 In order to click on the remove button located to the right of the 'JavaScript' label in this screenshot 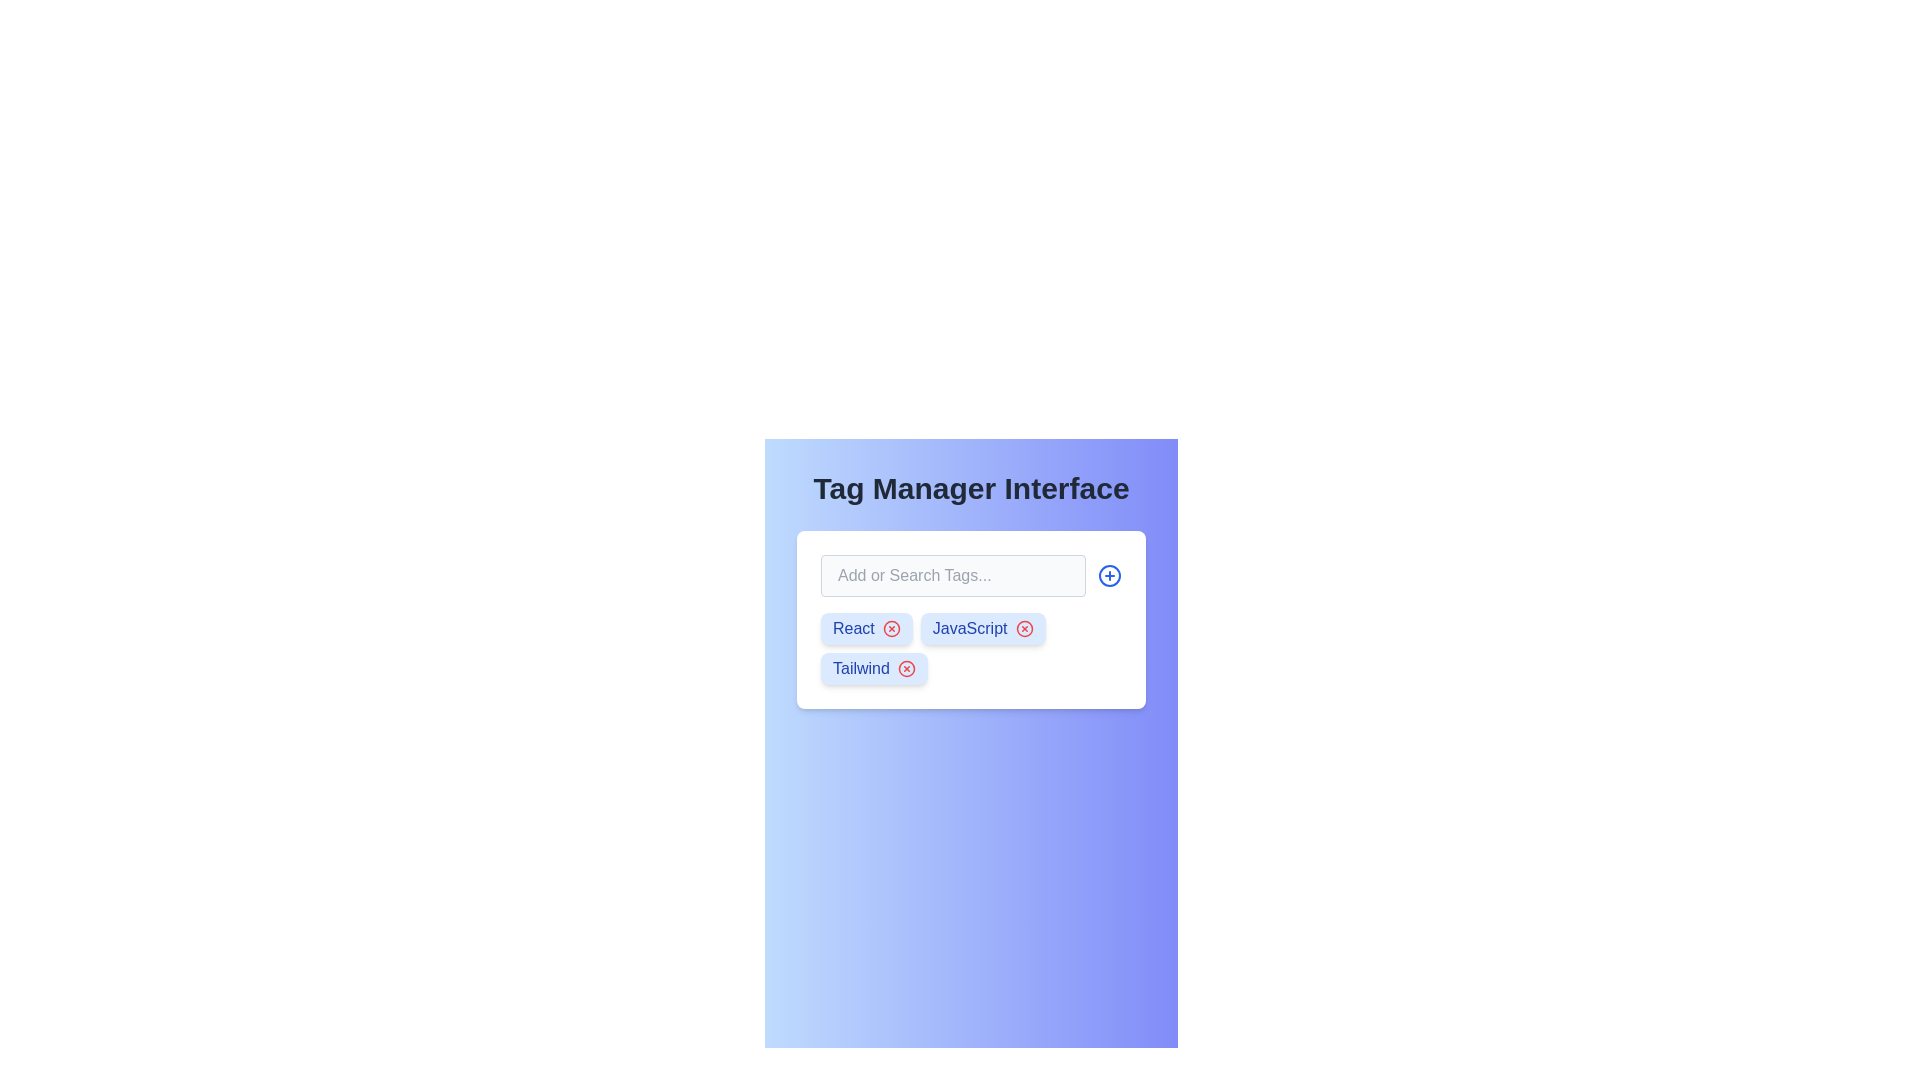, I will do `click(1024, 627)`.